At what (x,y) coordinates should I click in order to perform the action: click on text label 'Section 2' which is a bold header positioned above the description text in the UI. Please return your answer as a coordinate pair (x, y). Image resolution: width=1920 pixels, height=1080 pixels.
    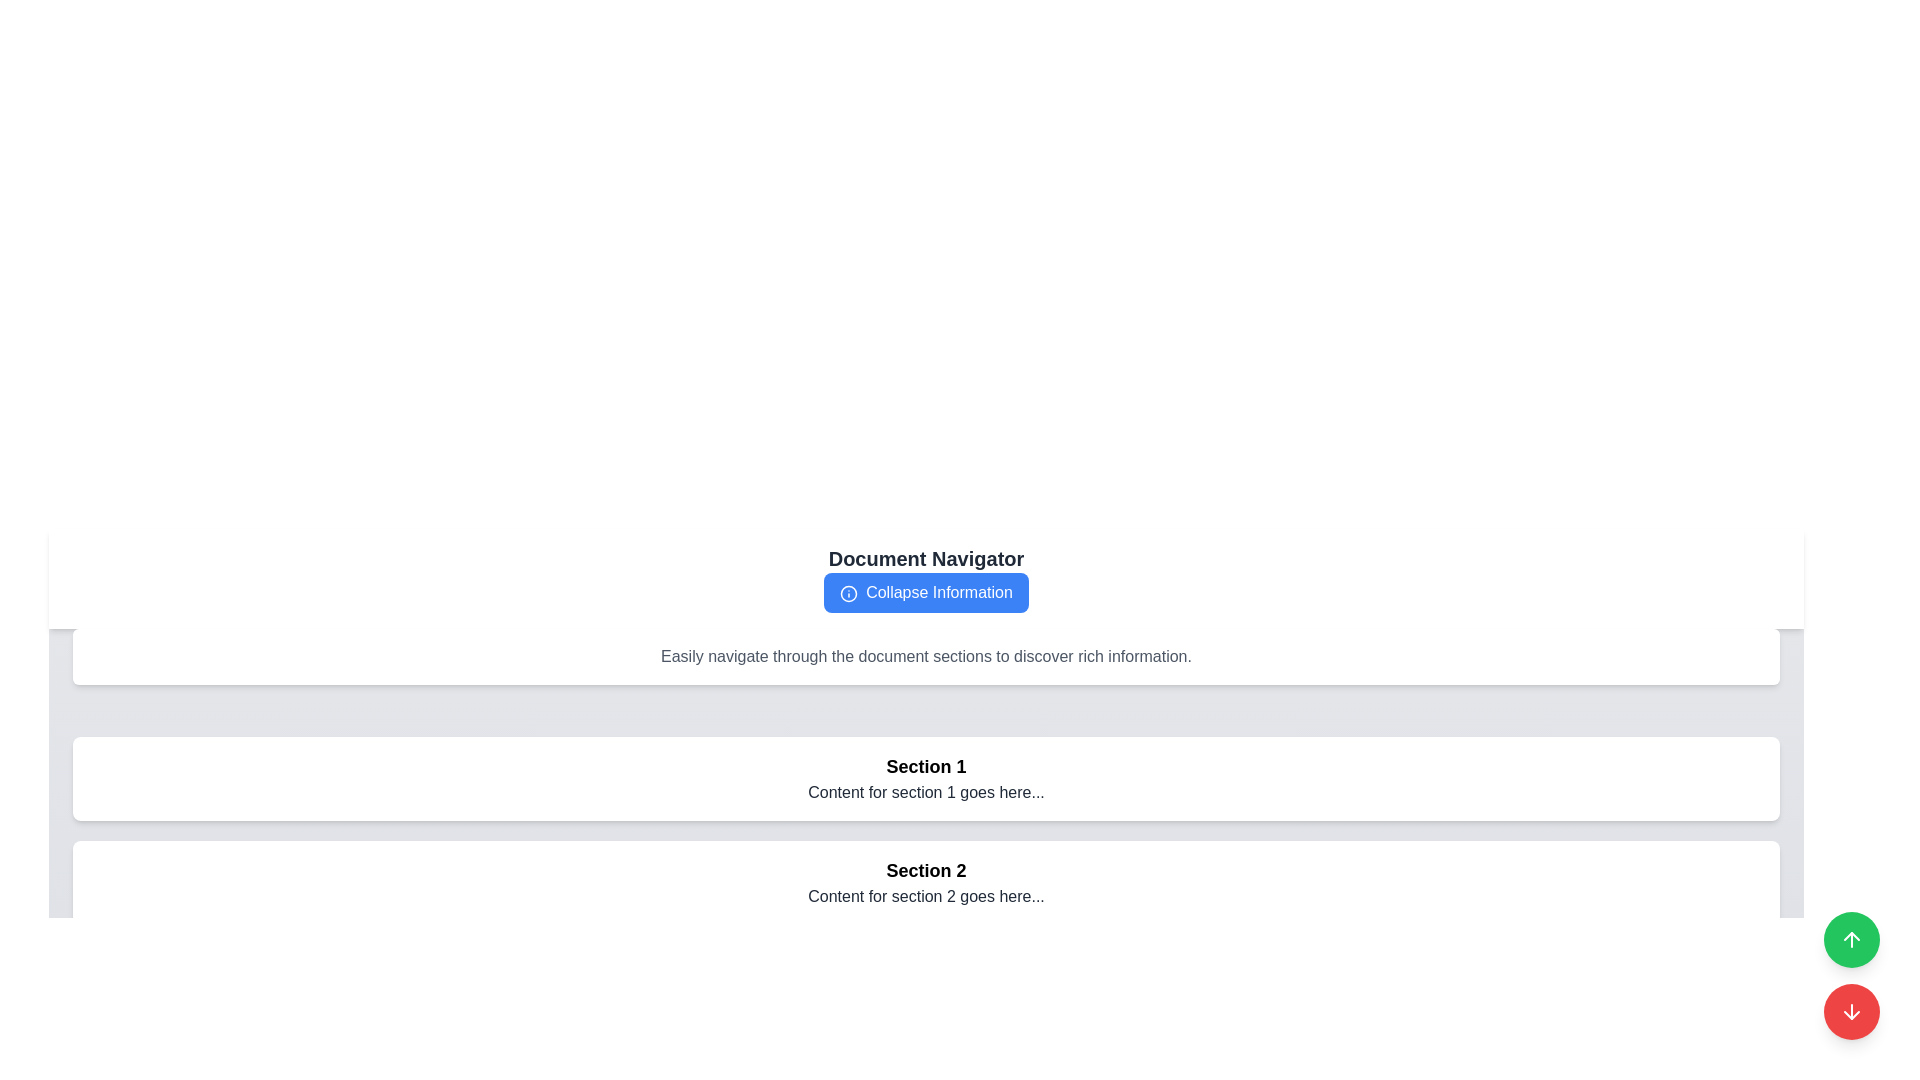
    Looking at the image, I should click on (925, 870).